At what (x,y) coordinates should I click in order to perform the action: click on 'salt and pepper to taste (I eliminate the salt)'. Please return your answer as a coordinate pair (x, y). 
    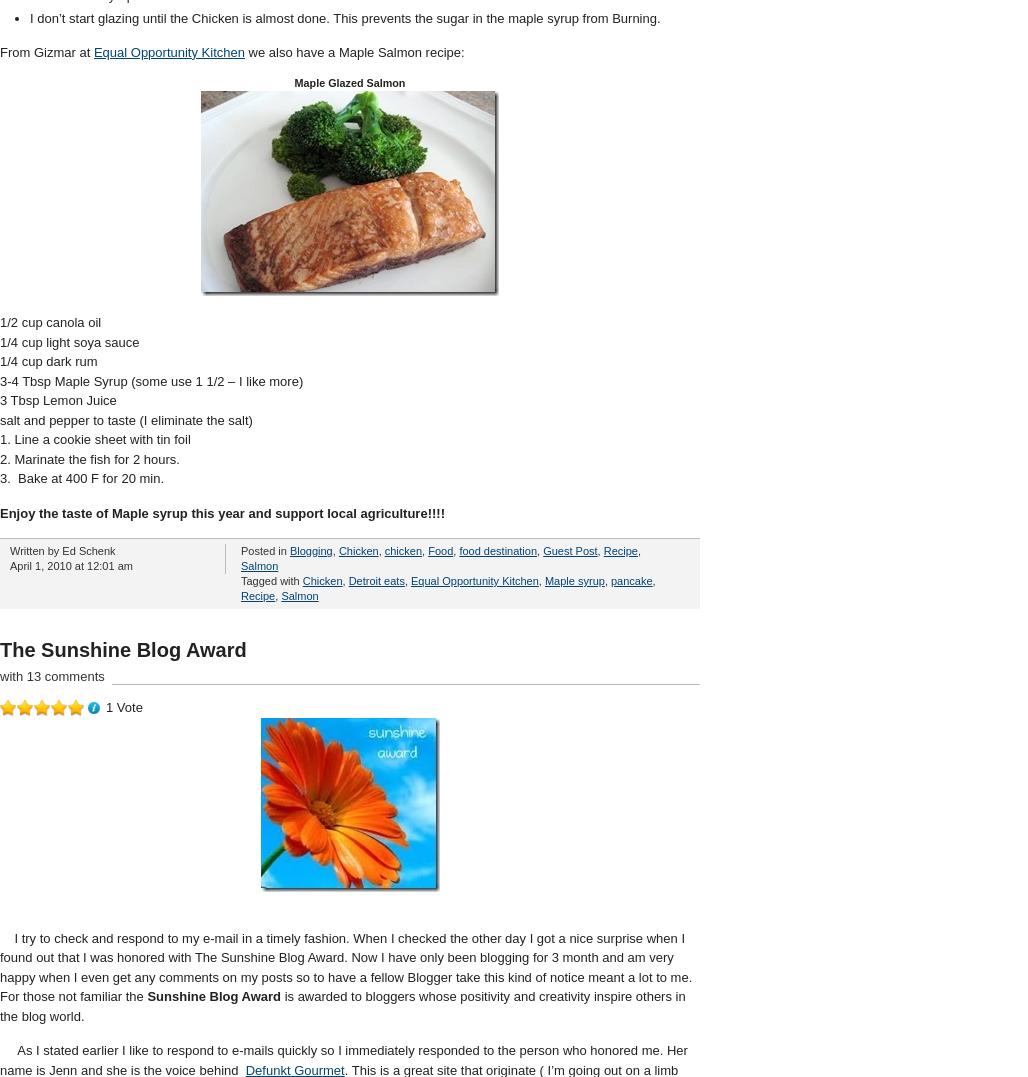
    Looking at the image, I should click on (125, 418).